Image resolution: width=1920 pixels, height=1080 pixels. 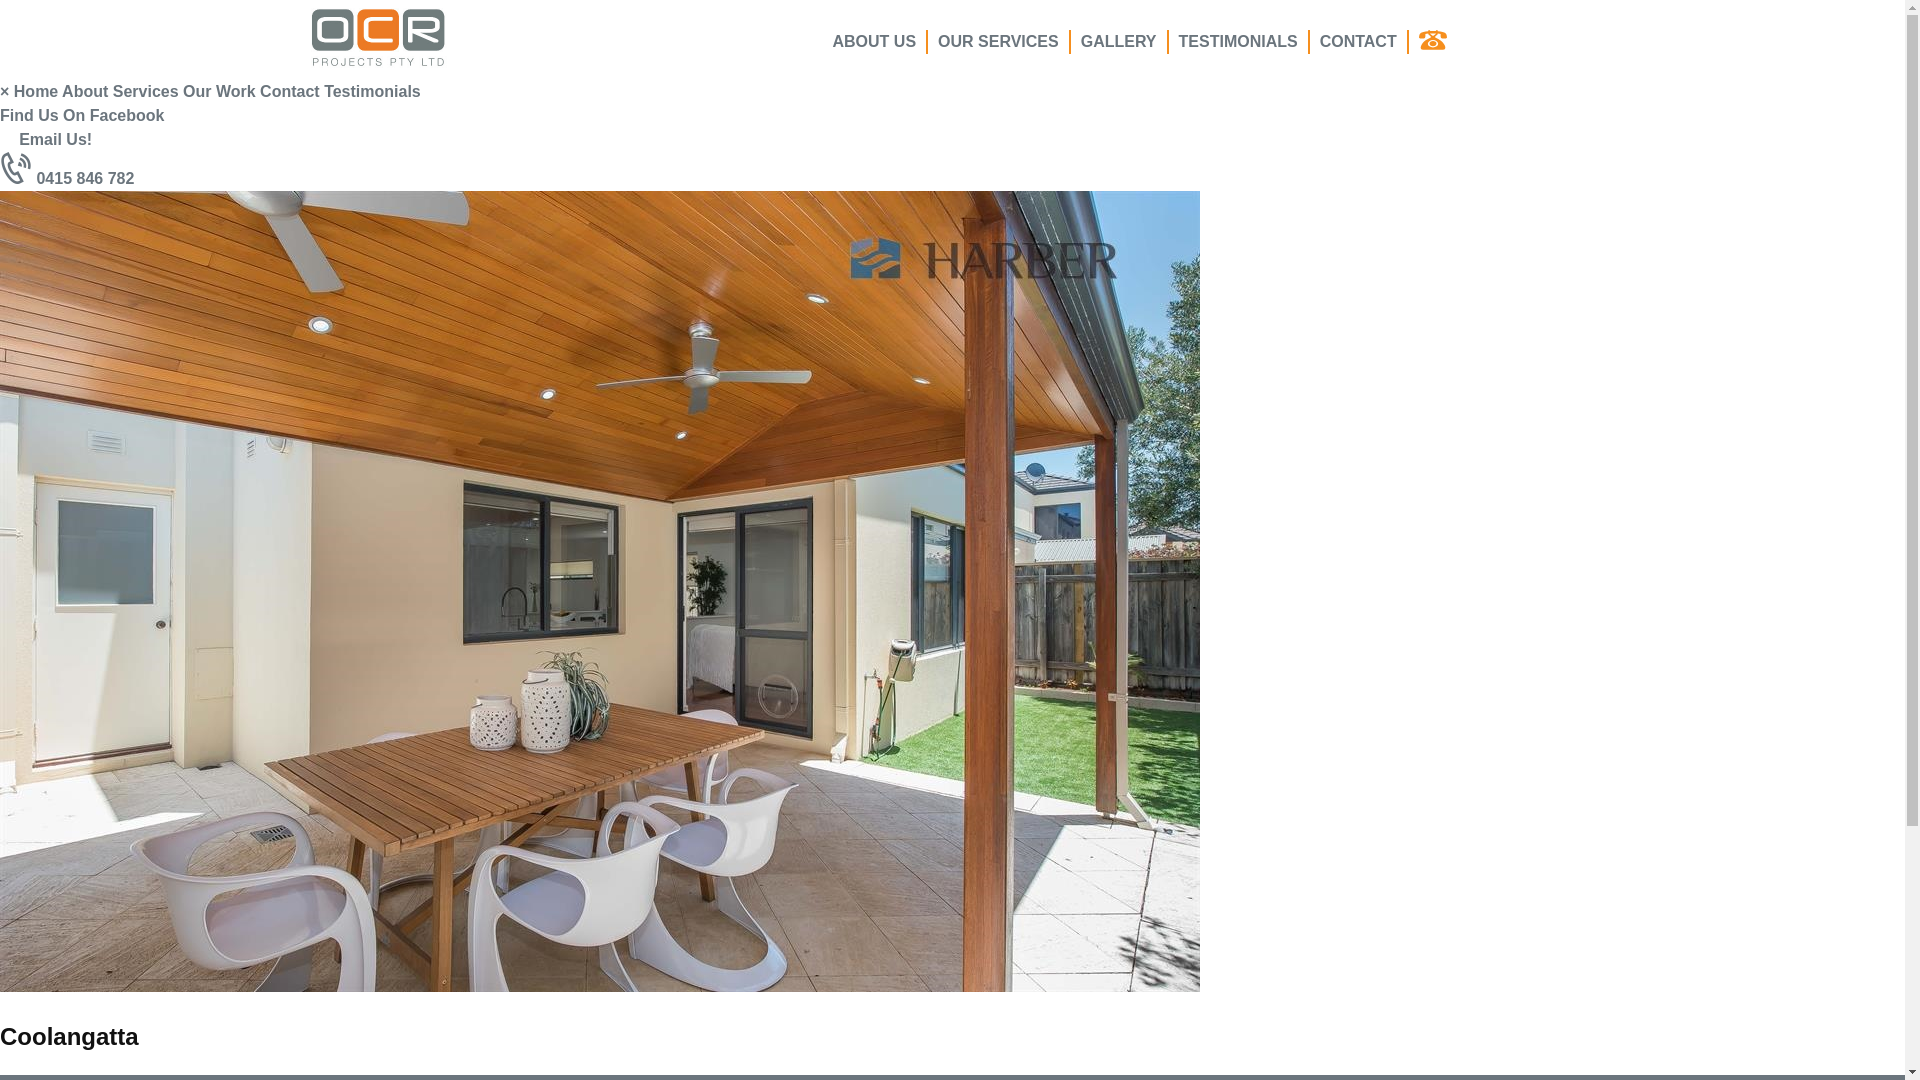 I want to click on 'CONTACT', so click(x=1359, y=42).